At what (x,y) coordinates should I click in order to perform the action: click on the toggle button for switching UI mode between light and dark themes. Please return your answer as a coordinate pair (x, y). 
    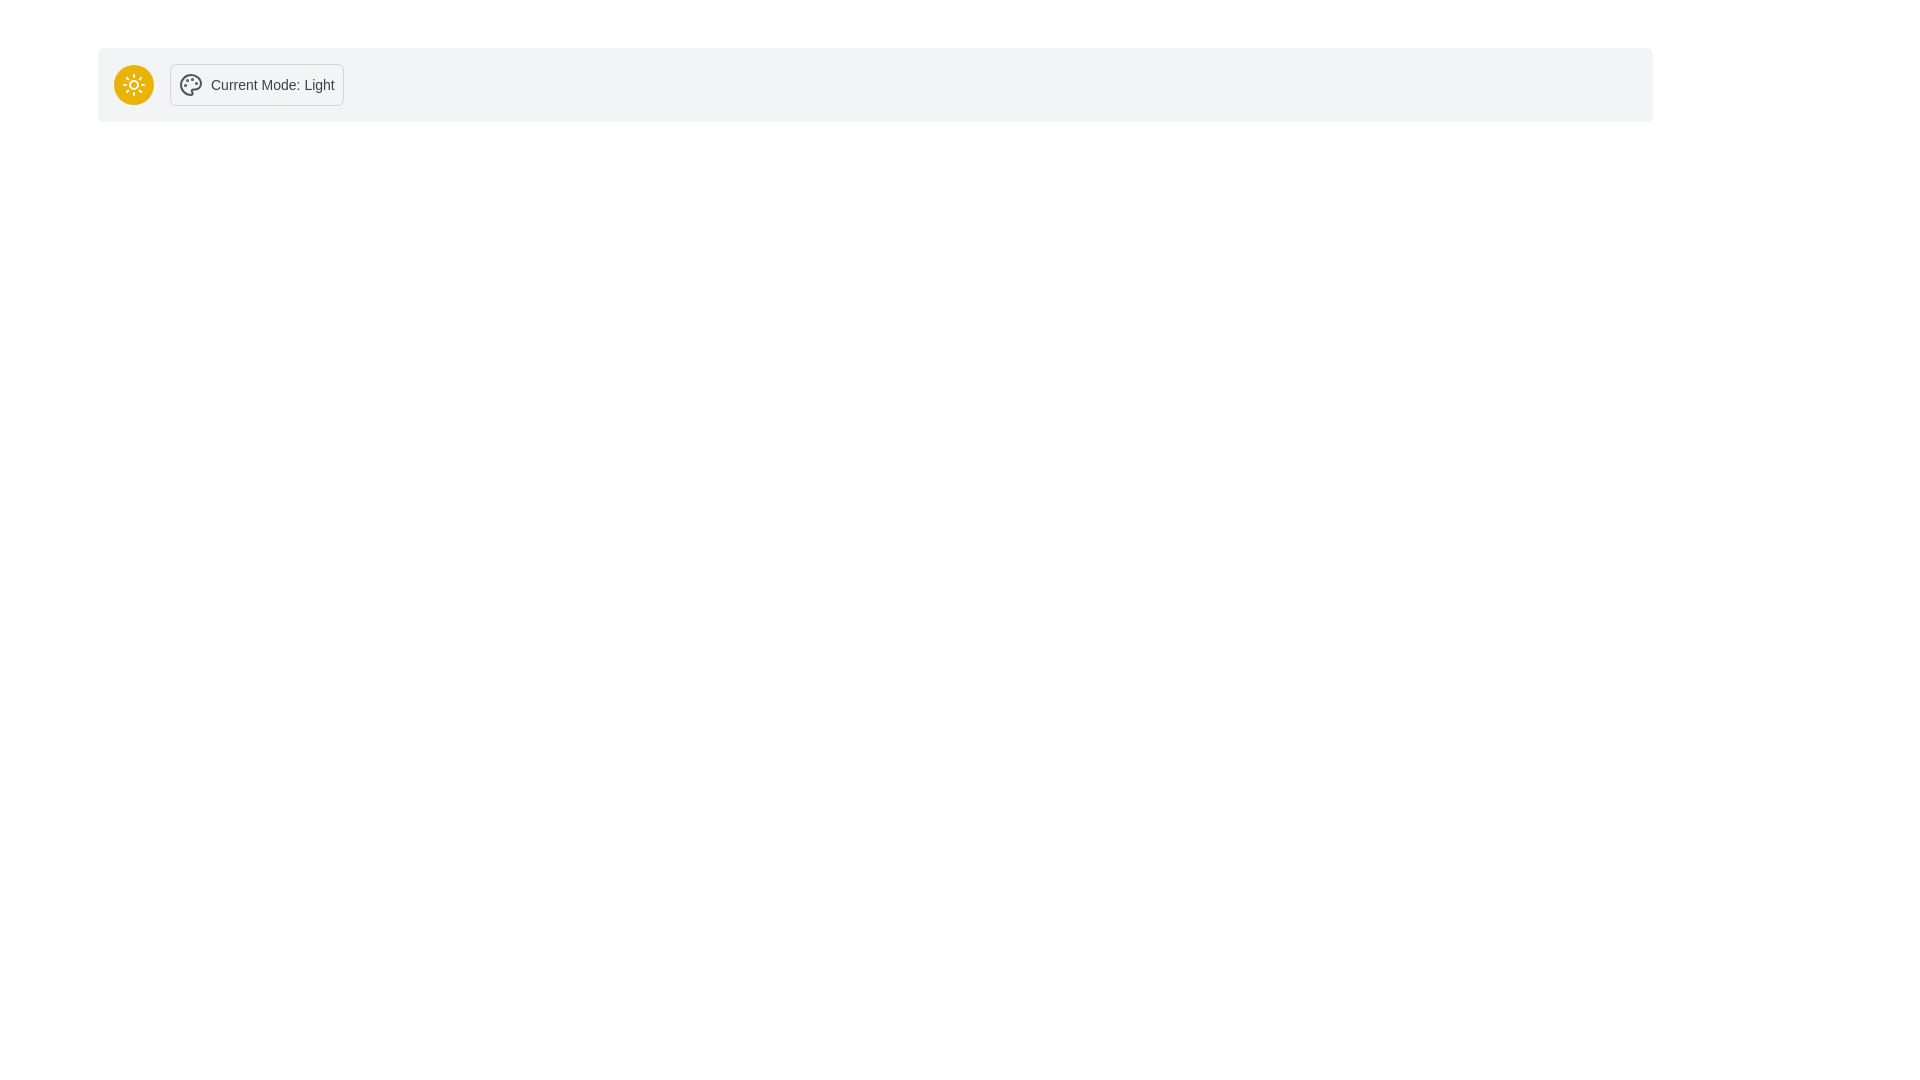
    Looking at the image, I should click on (133, 83).